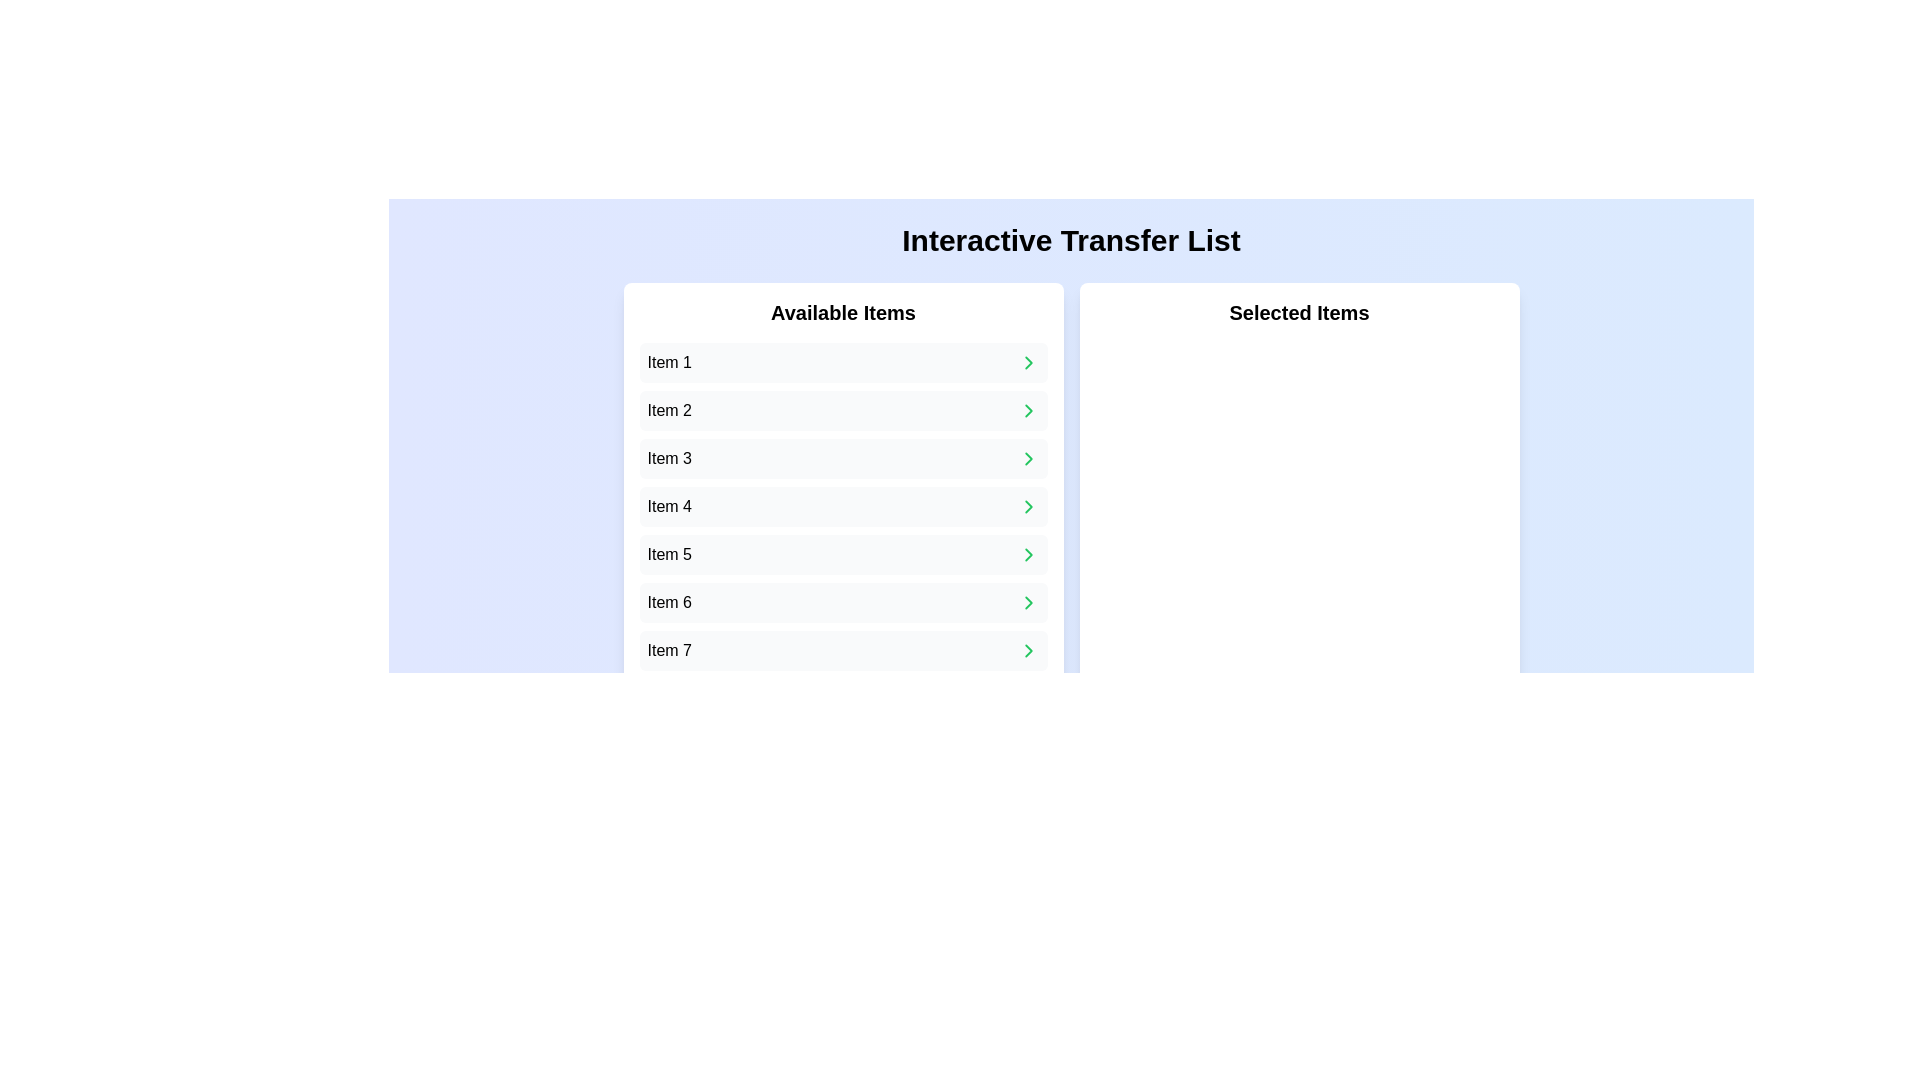 The width and height of the screenshot is (1920, 1080). What do you see at coordinates (1028, 555) in the screenshot?
I see `the green right-facing chevron icon located to the right of 'Item 5' in the 'Available Items' section` at bounding box center [1028, 555].